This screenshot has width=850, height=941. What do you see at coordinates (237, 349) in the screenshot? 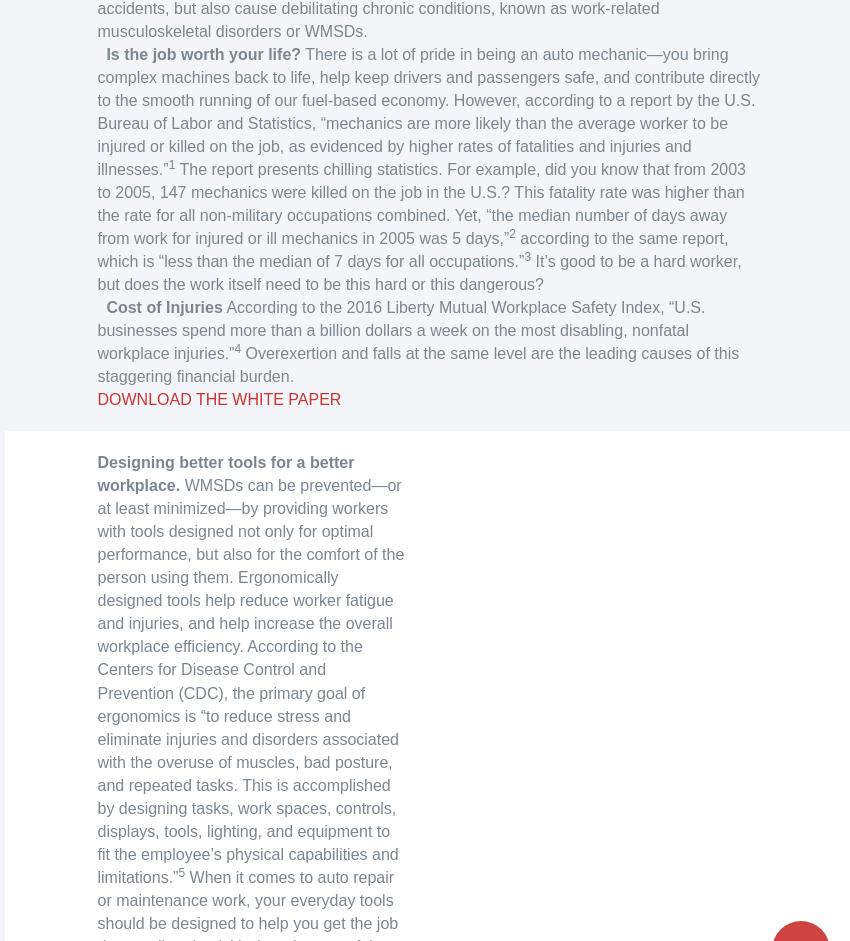
I see `'4'` at bounding box center [237, 349].